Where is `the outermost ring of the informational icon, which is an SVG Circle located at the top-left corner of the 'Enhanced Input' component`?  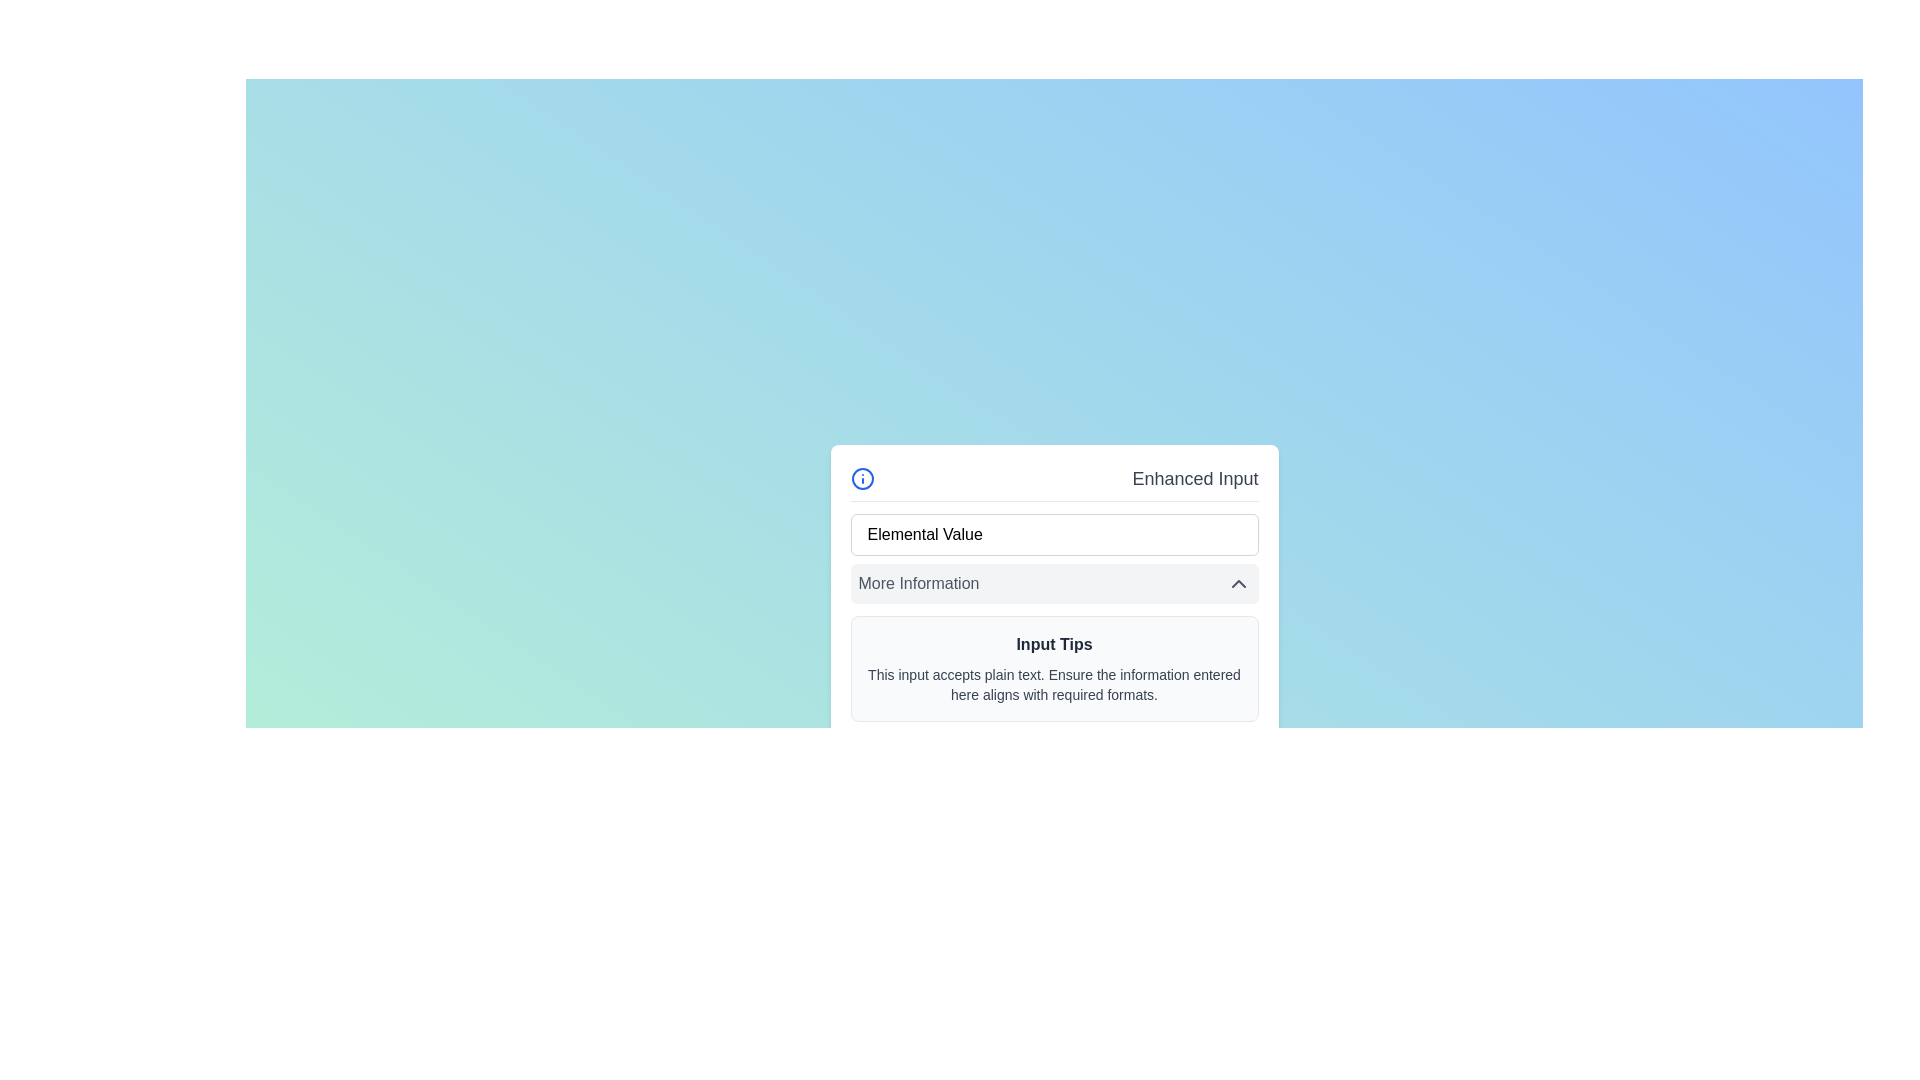
the outermost ring of the informational icon, which is an SVG Circle located at the top-left corner of the 'Enhanced Input' component is located at coordinates (862, 478).